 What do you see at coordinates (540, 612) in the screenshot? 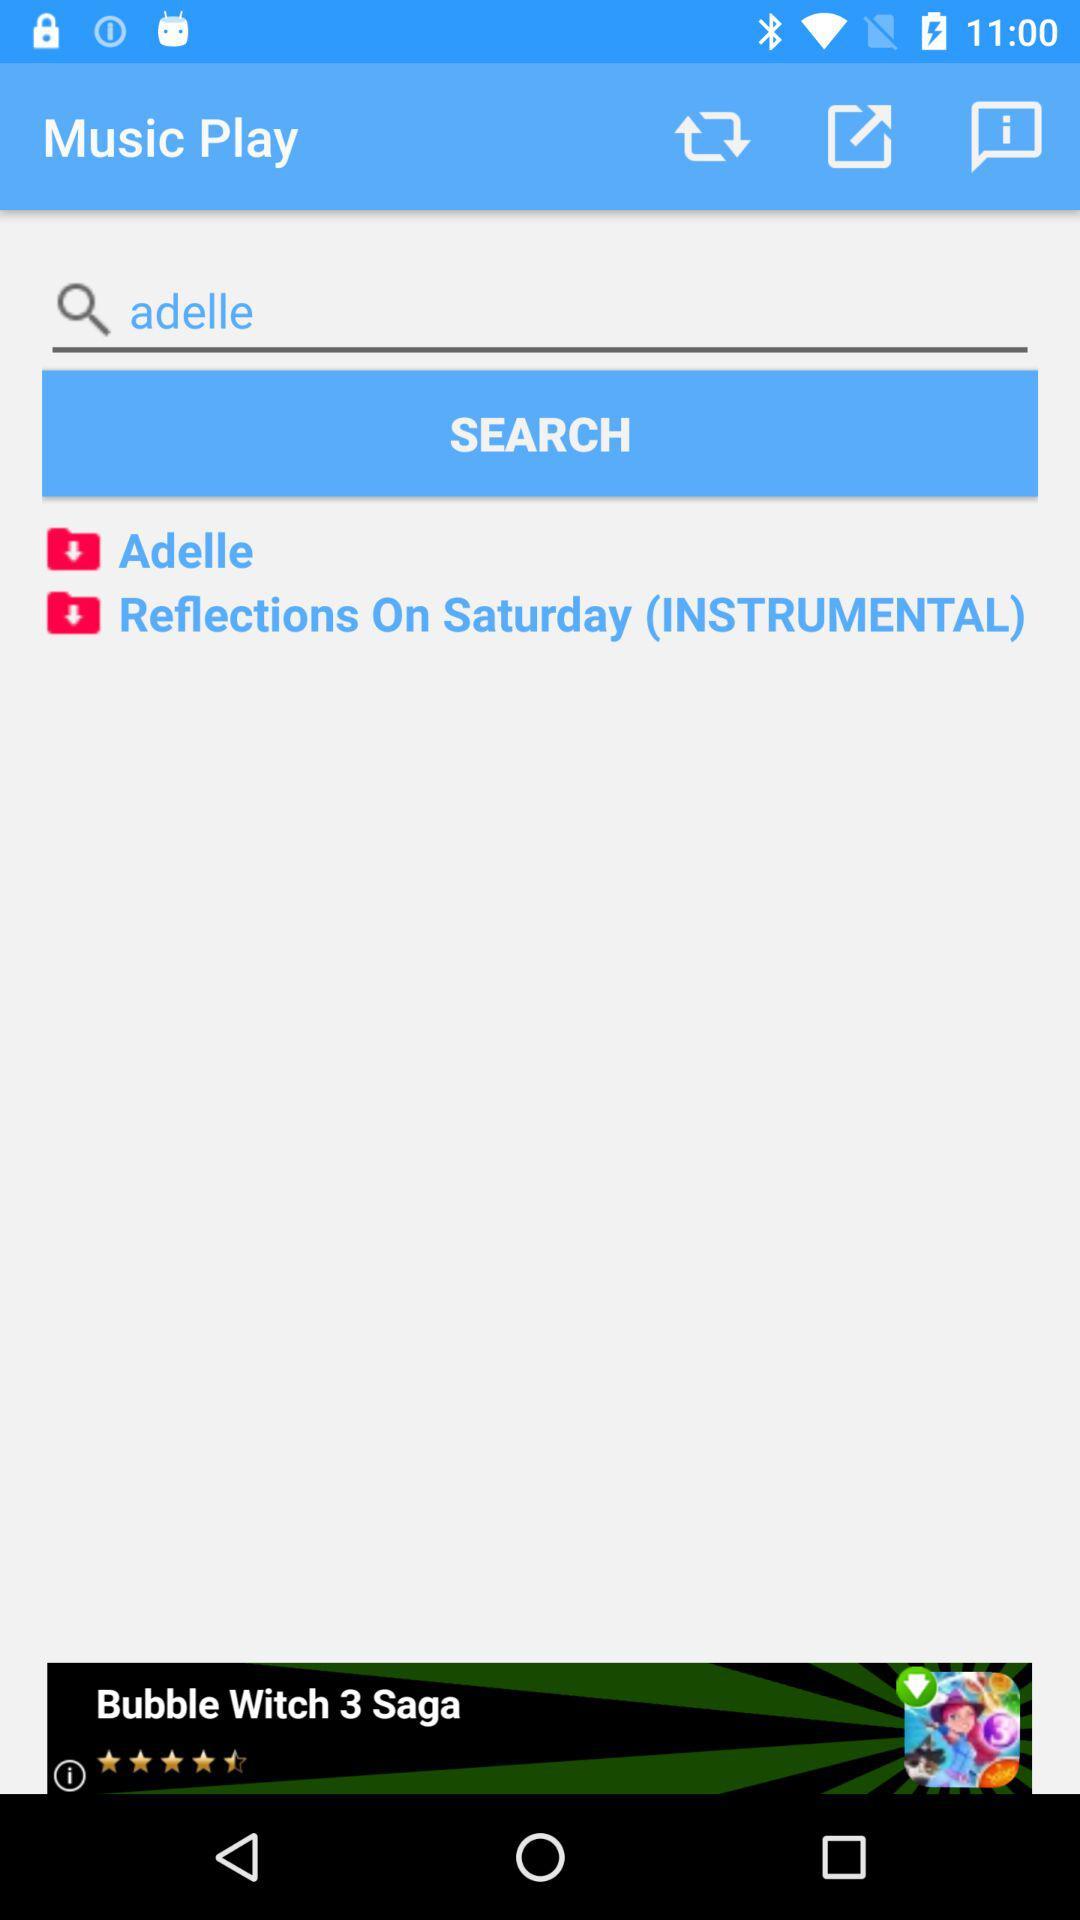
I see `item below the adelle icon` at bounding box center [540, 612].